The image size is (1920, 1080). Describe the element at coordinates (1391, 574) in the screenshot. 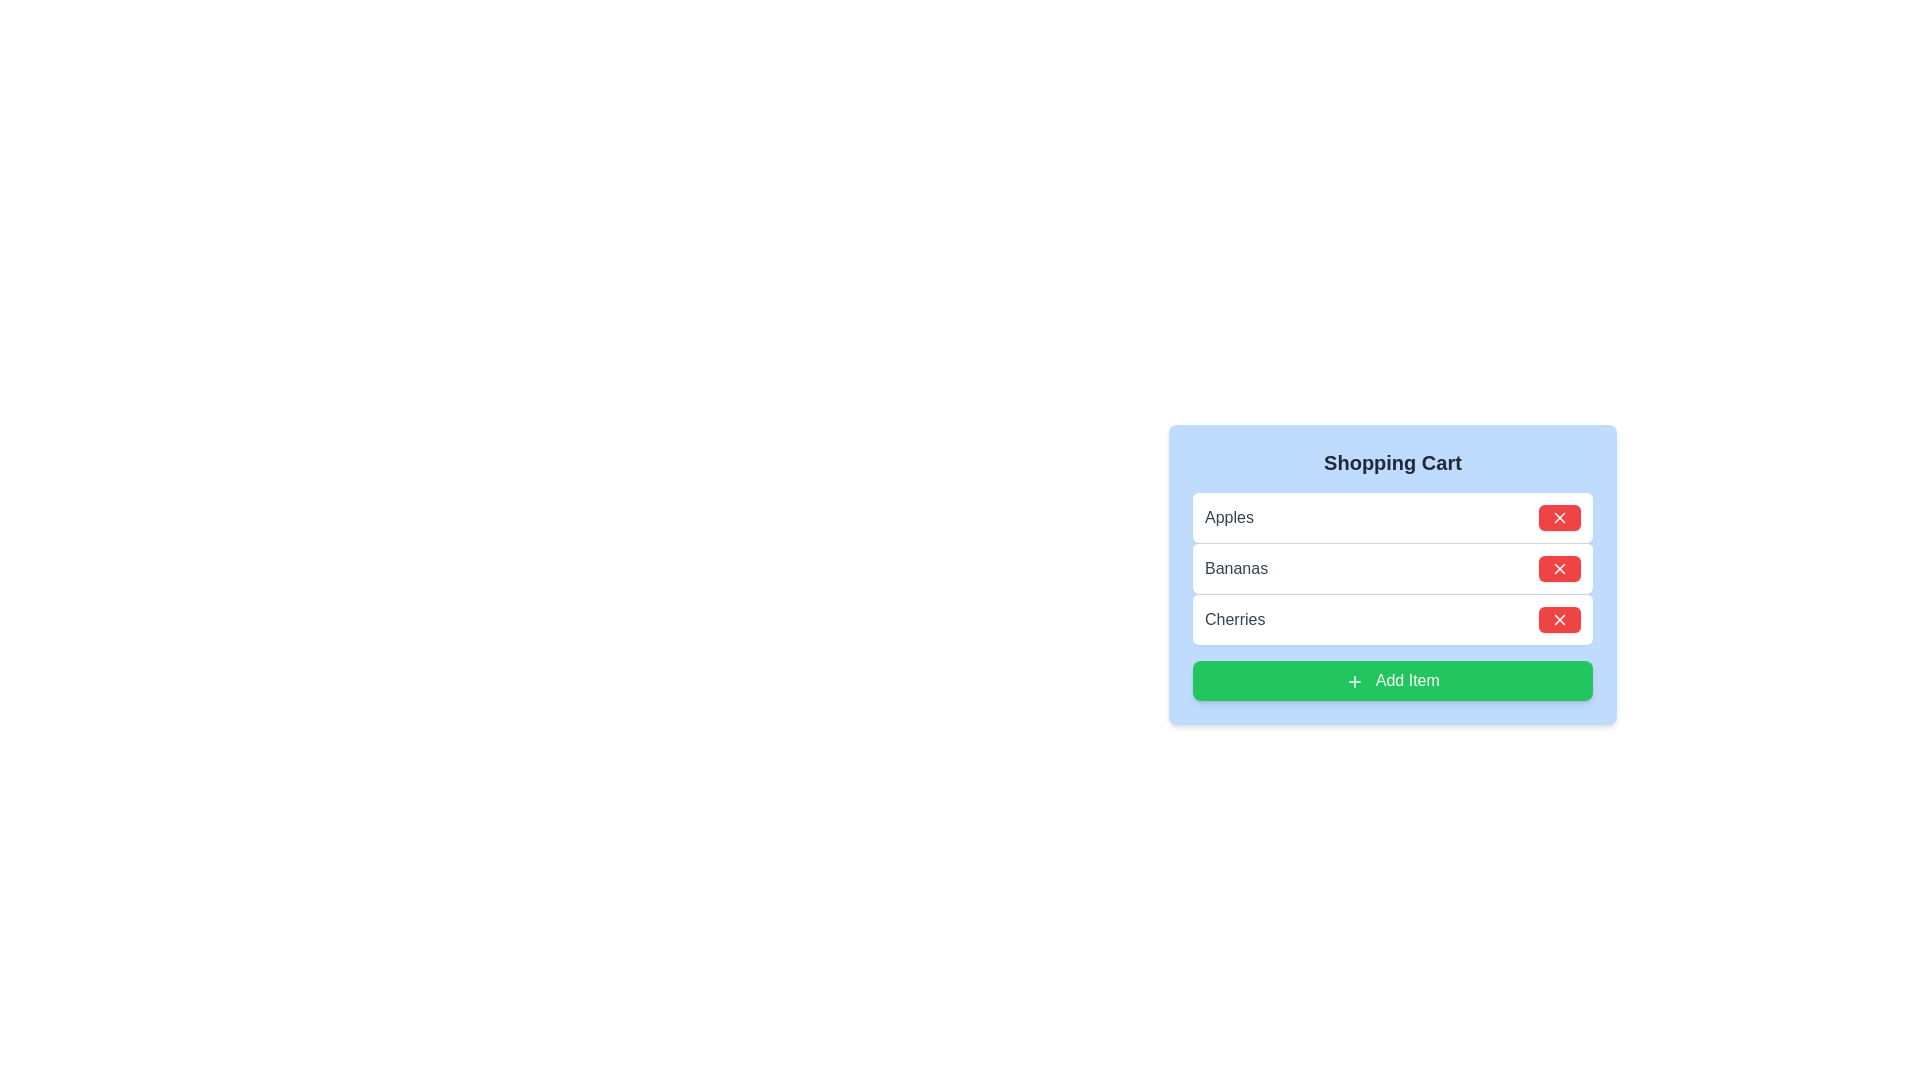

I see `the interactive list item labeled 'Bananas' in the shopping cart interface to display additional options` at that location.